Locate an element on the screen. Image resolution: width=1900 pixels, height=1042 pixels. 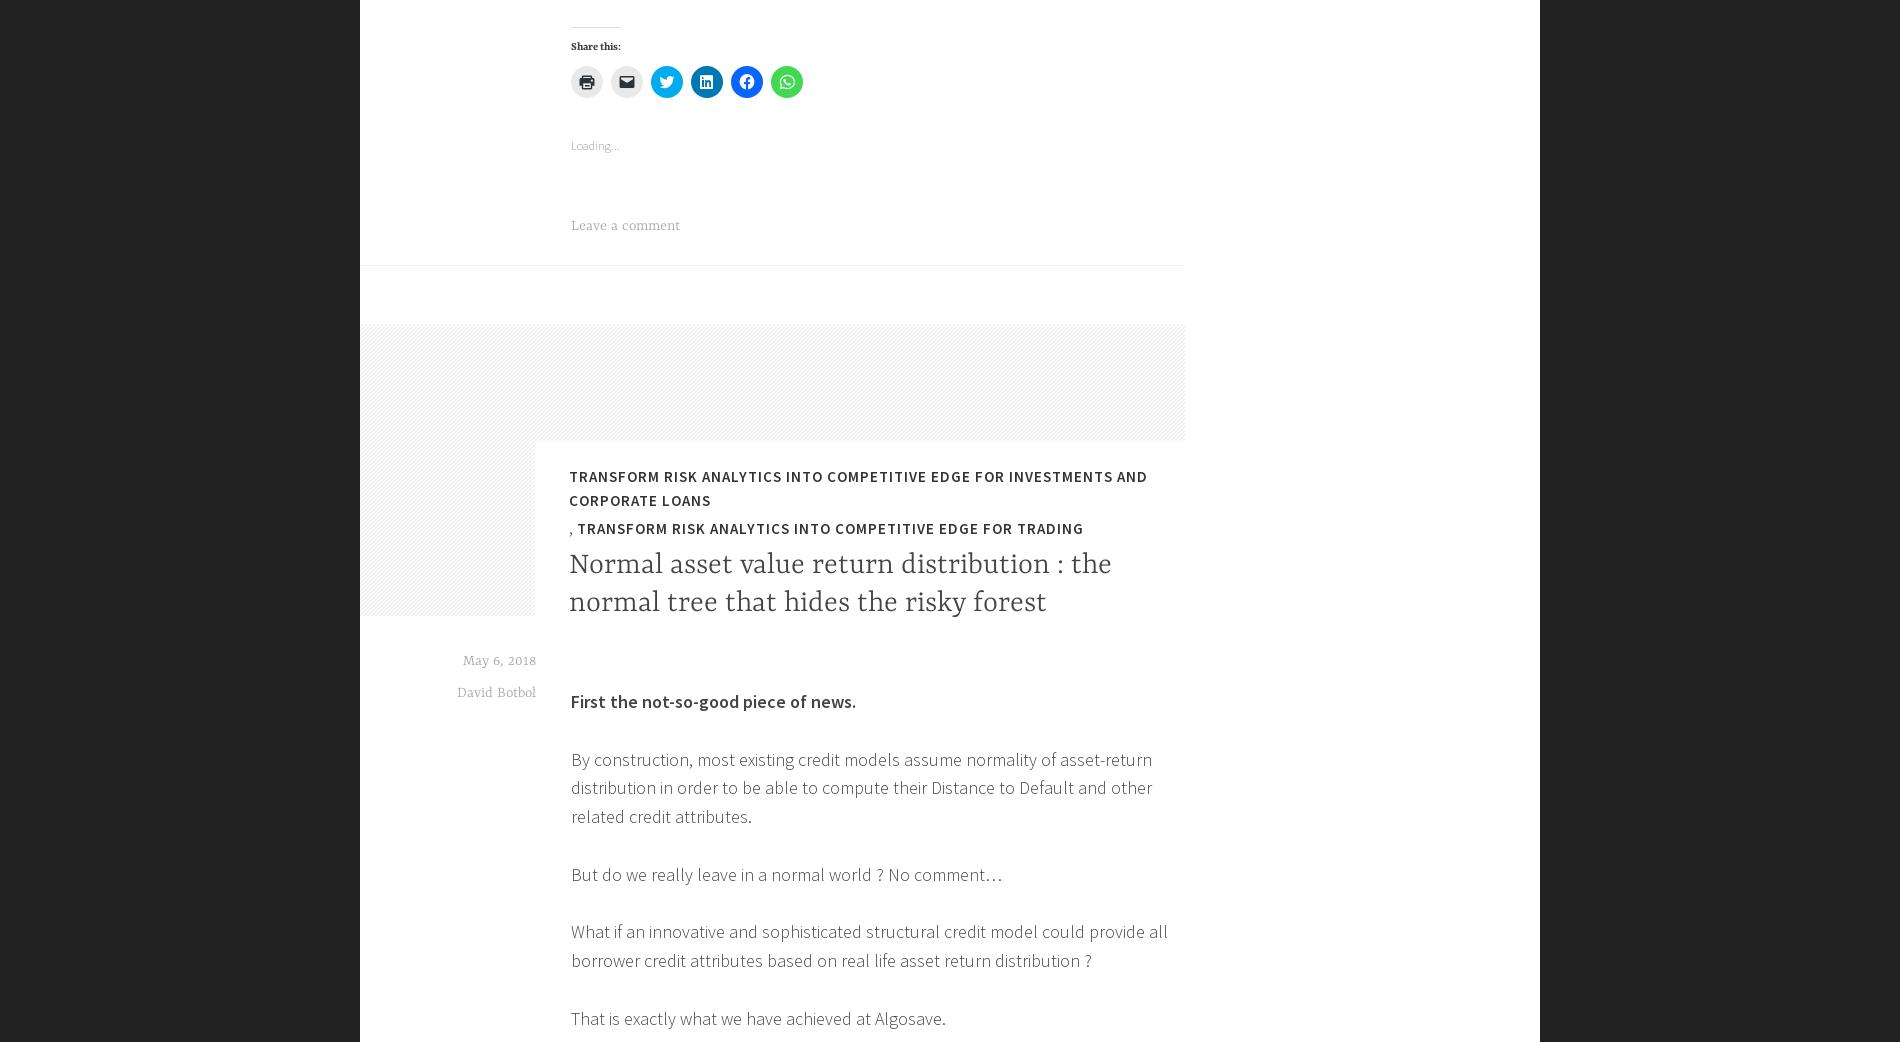
'Email' is located at coordinates (591, 346).